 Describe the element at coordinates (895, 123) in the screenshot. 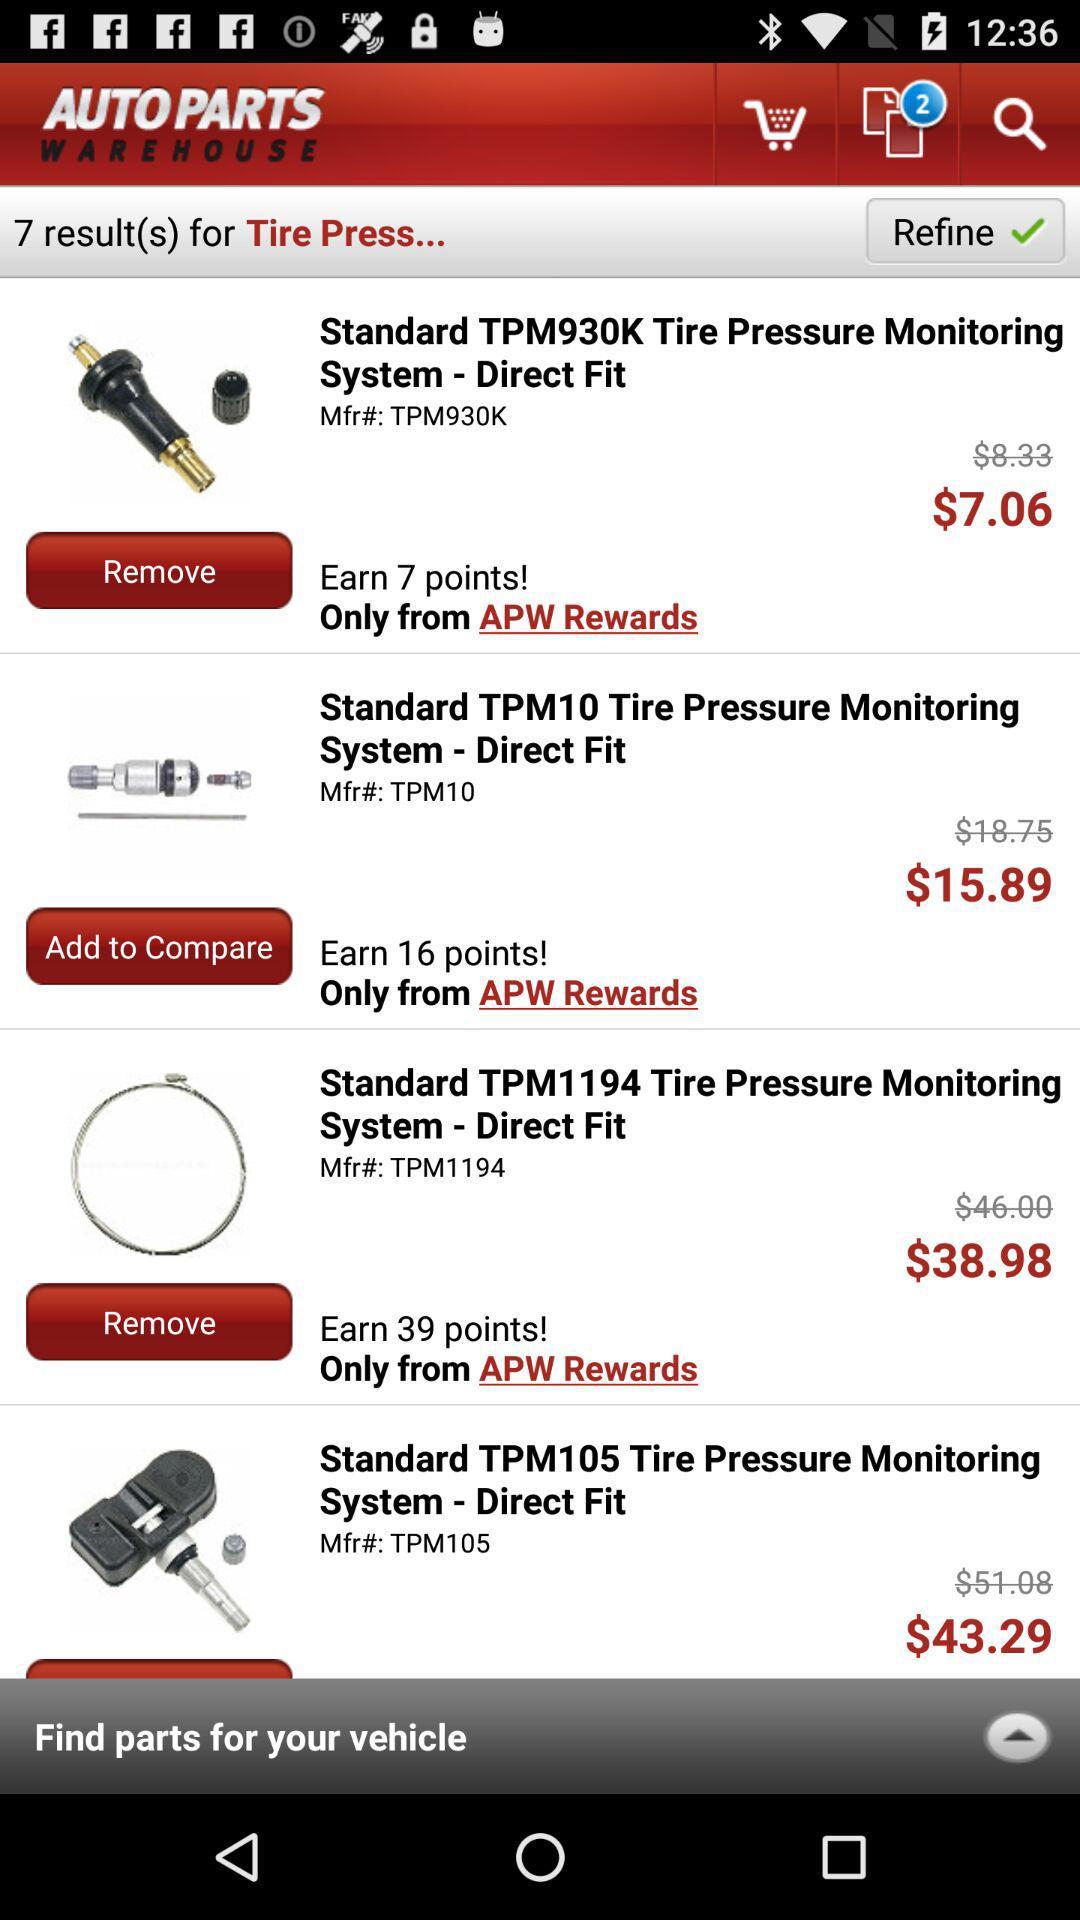

I see `total message in button` at that location.